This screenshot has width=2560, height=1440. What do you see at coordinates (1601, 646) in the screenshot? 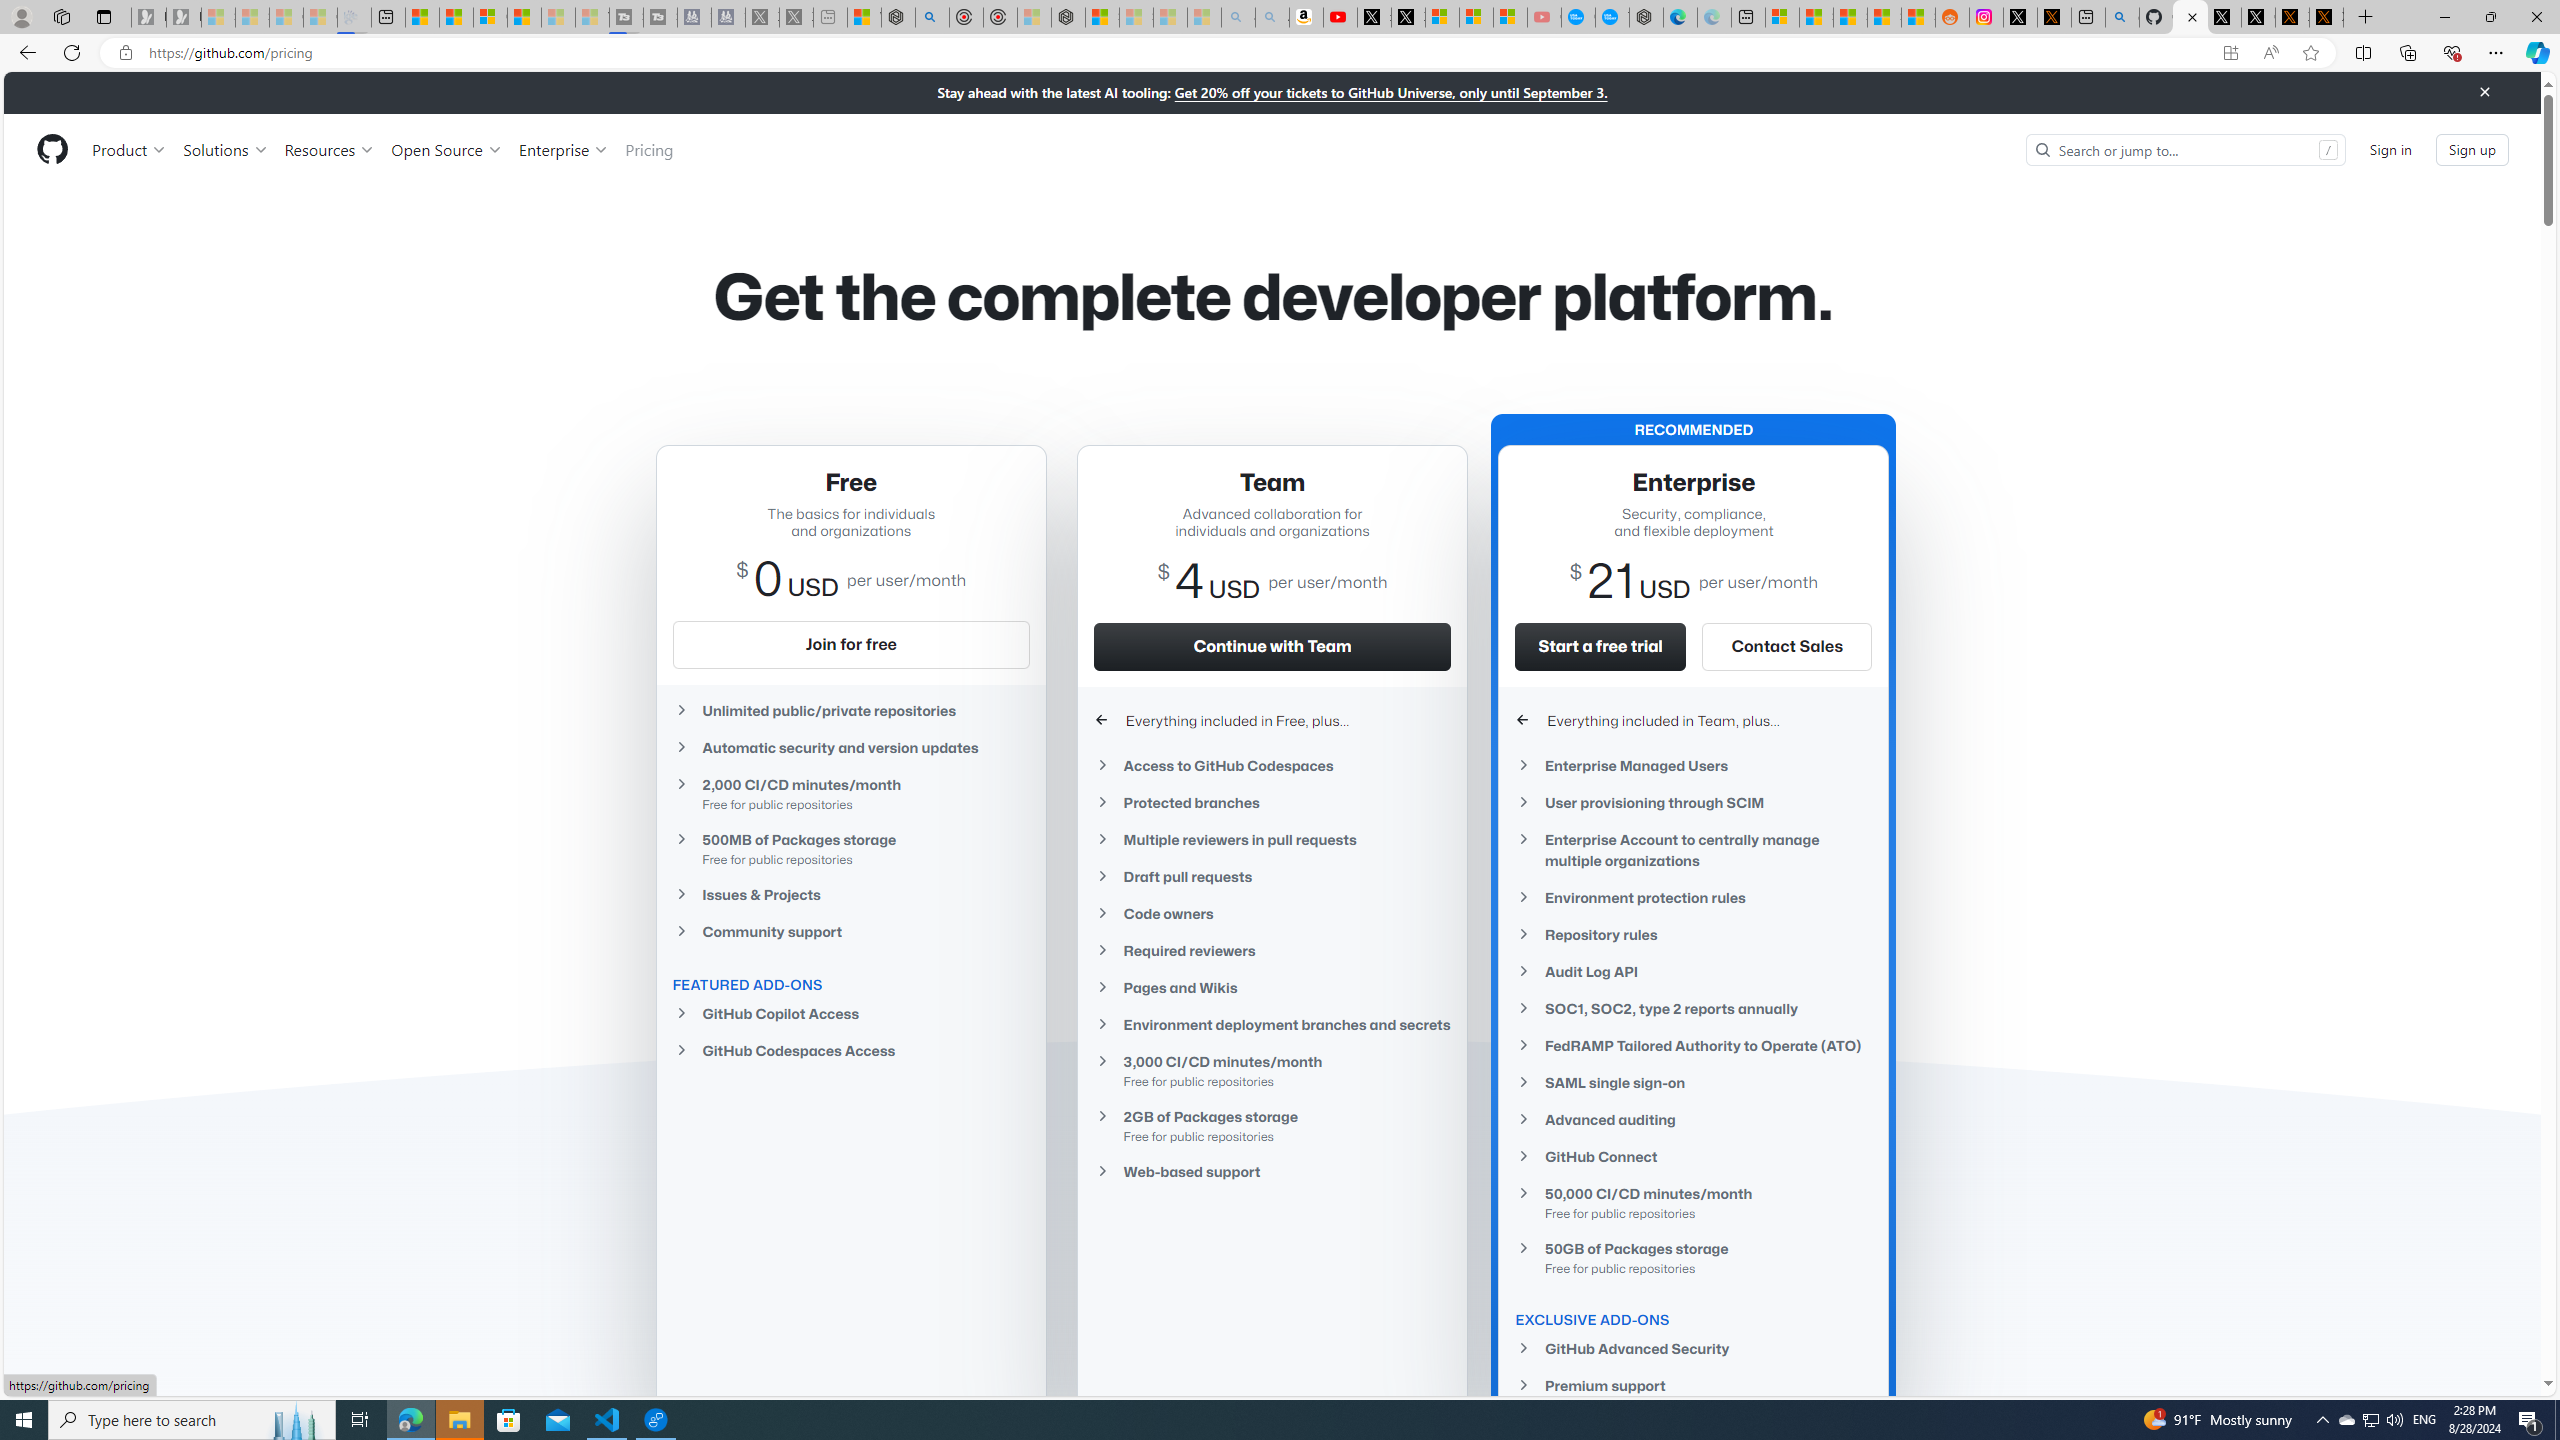
I see `'Start a free trial'` at bounding box center [1601, 646].